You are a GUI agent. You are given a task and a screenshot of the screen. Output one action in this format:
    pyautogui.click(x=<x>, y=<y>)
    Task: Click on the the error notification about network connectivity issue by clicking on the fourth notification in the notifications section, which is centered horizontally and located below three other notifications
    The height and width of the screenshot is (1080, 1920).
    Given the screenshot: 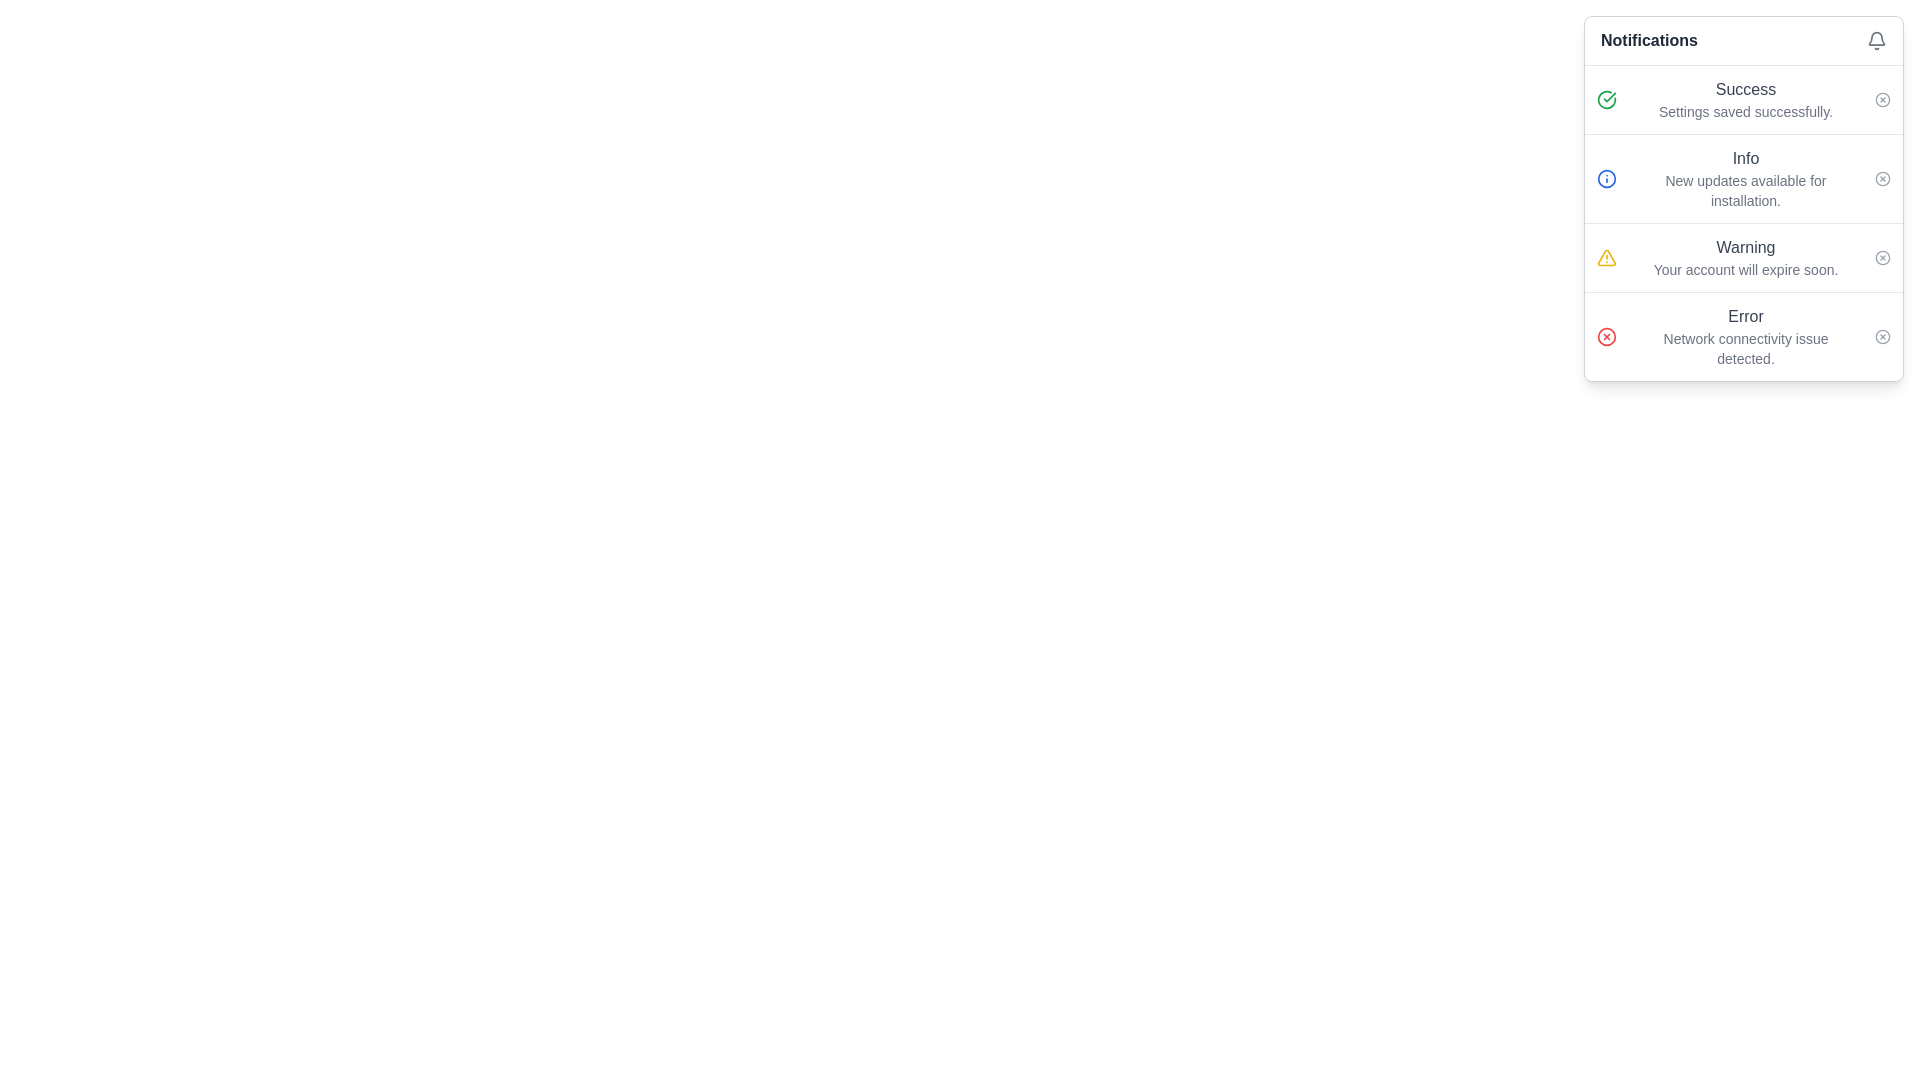 What is the action you would take?
    pyautogui.click(x=1745, y=335)
    